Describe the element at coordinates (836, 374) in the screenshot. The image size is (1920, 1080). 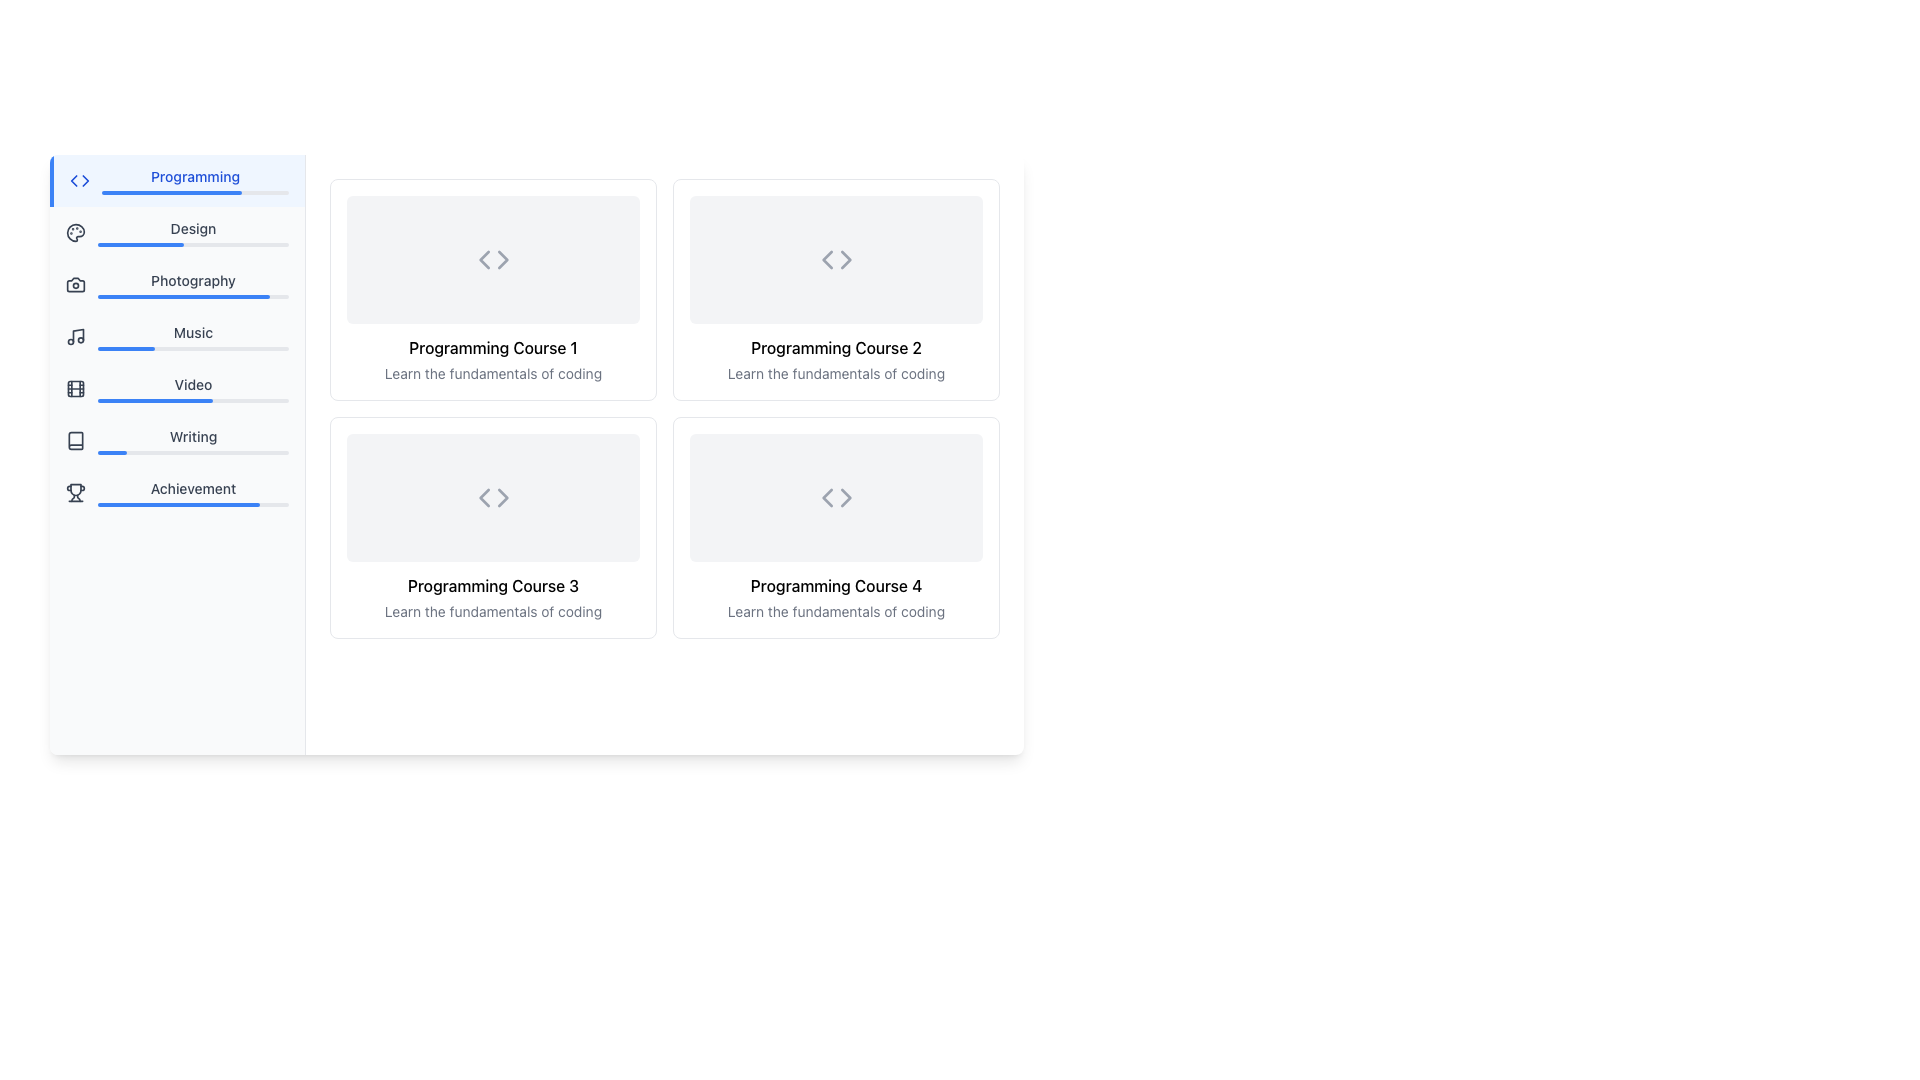
I see `the Text Label that provides supplementary information for the programming course title, located beneath 'Programming Course 2'` at that location.